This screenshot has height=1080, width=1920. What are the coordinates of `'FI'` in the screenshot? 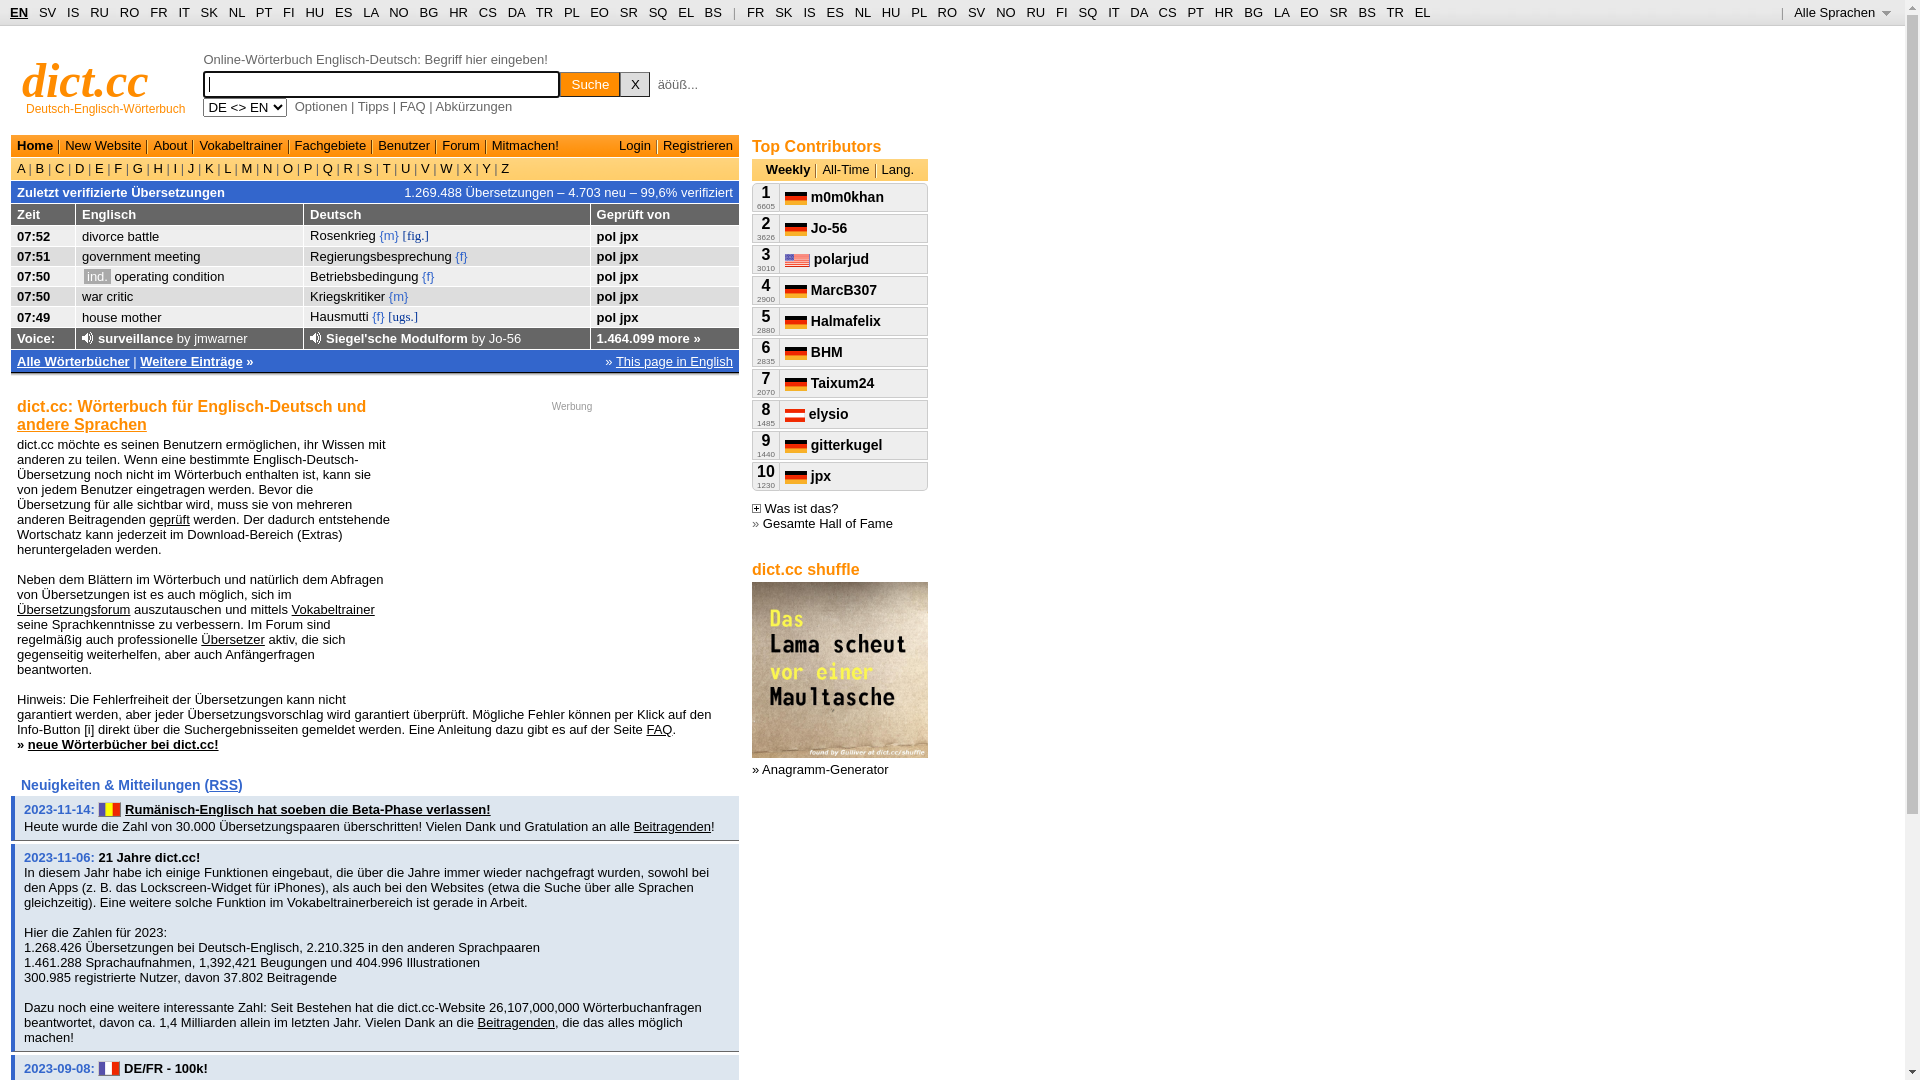 It's located at (282, 12).